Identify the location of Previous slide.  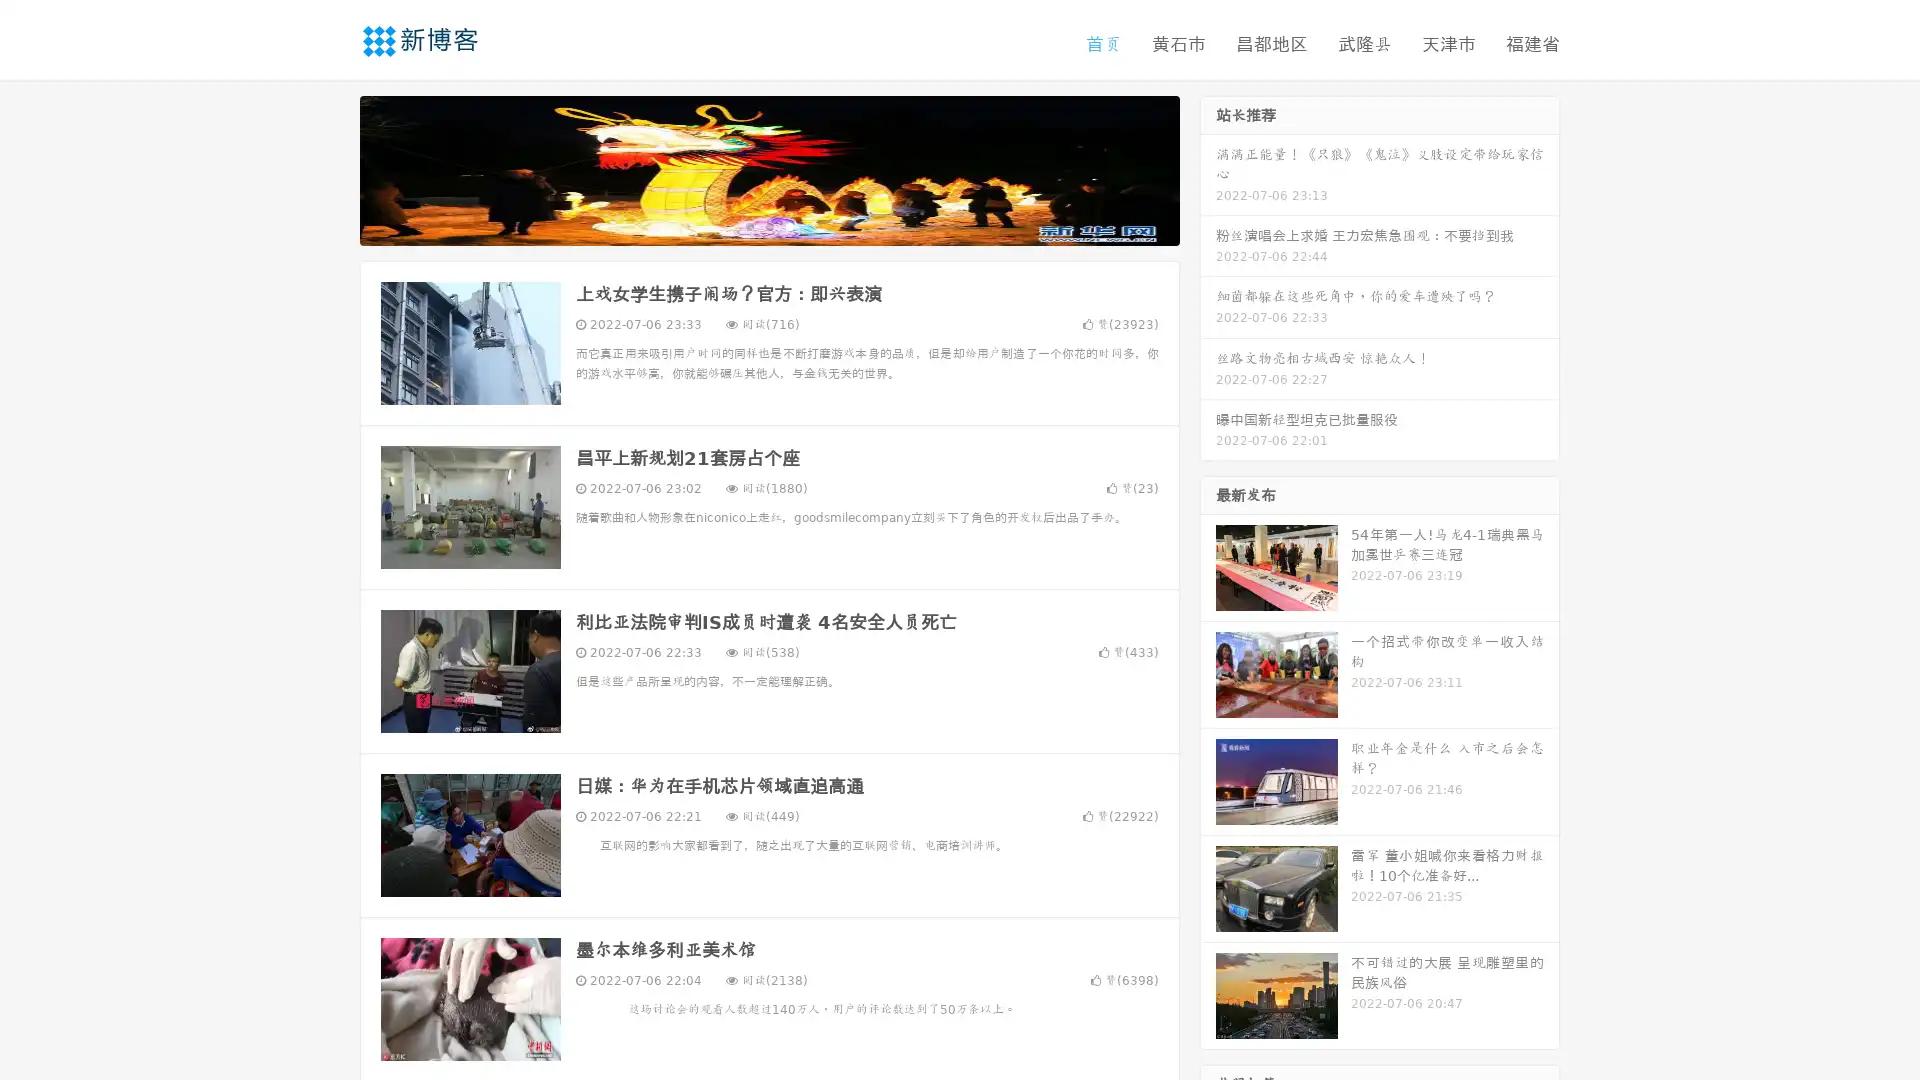
(330, 168).